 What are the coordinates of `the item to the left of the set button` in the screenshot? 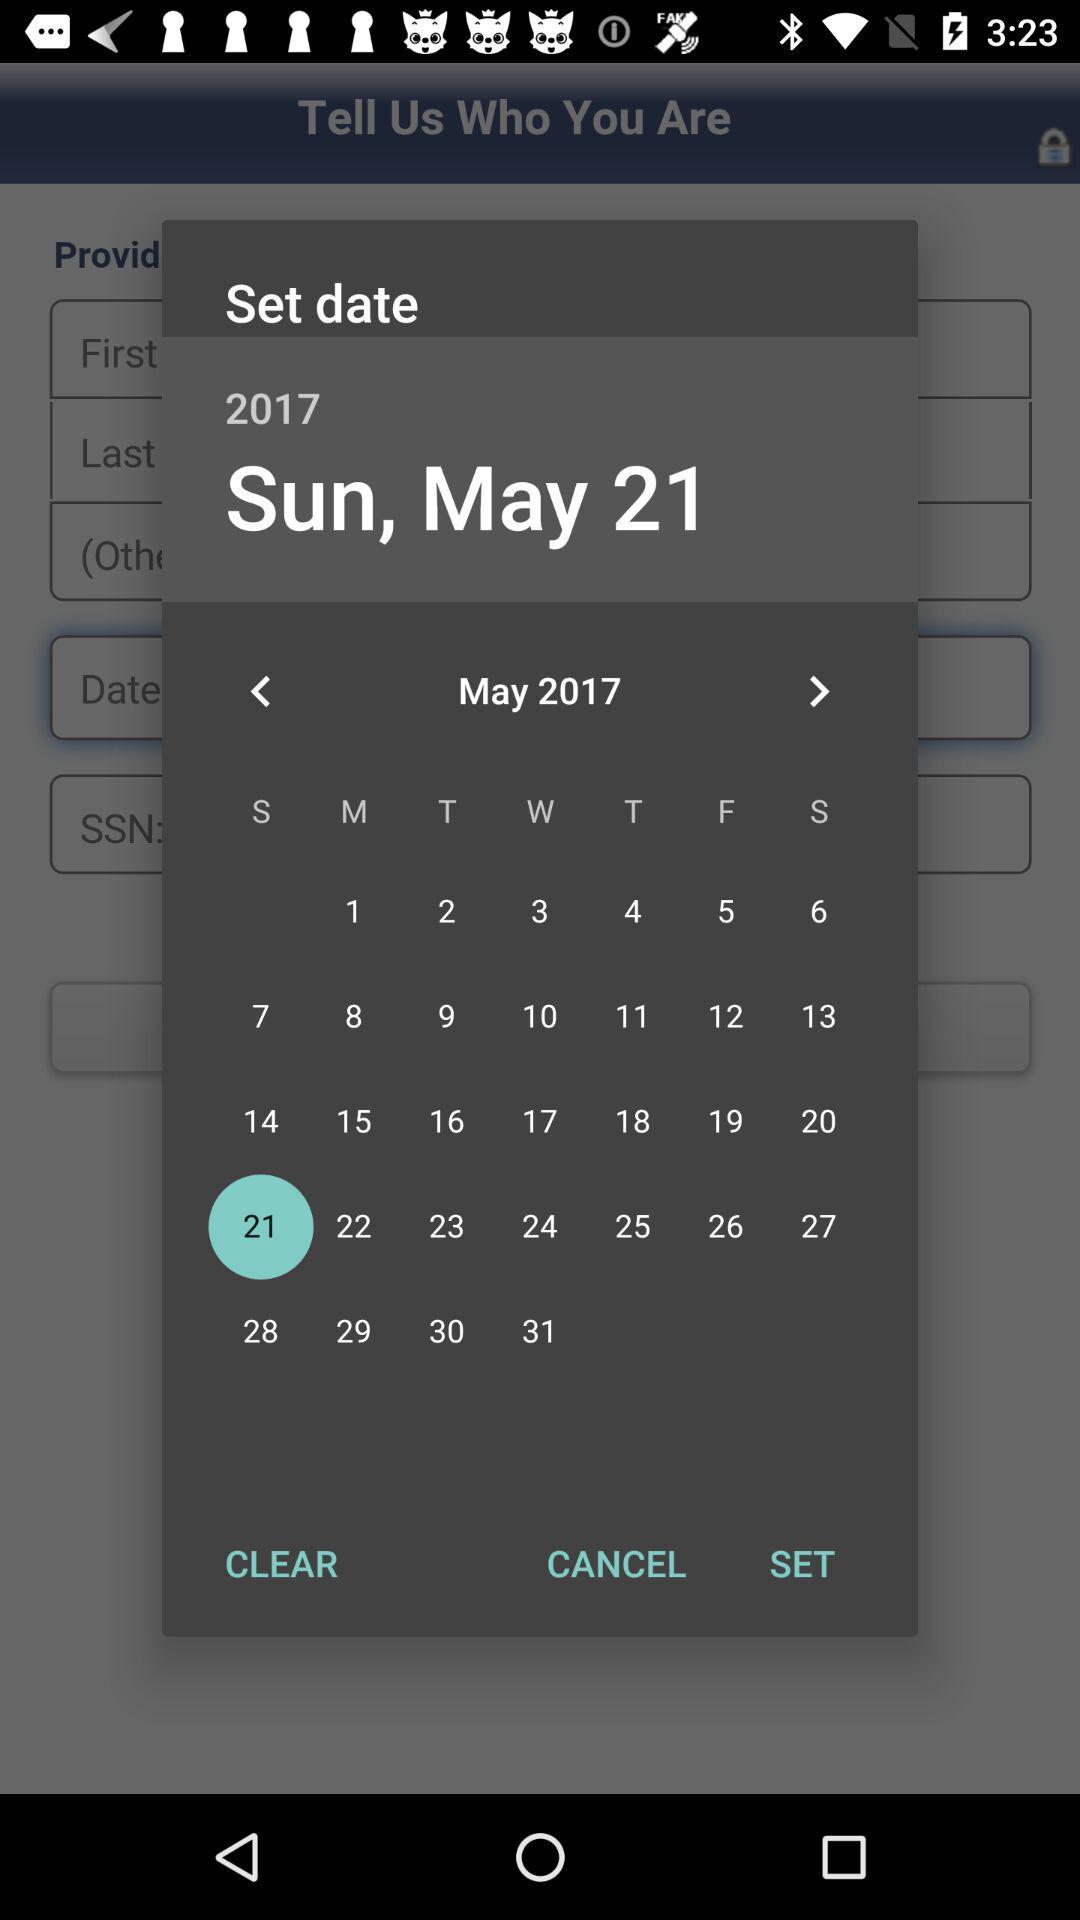 It's located at (615, 1562).